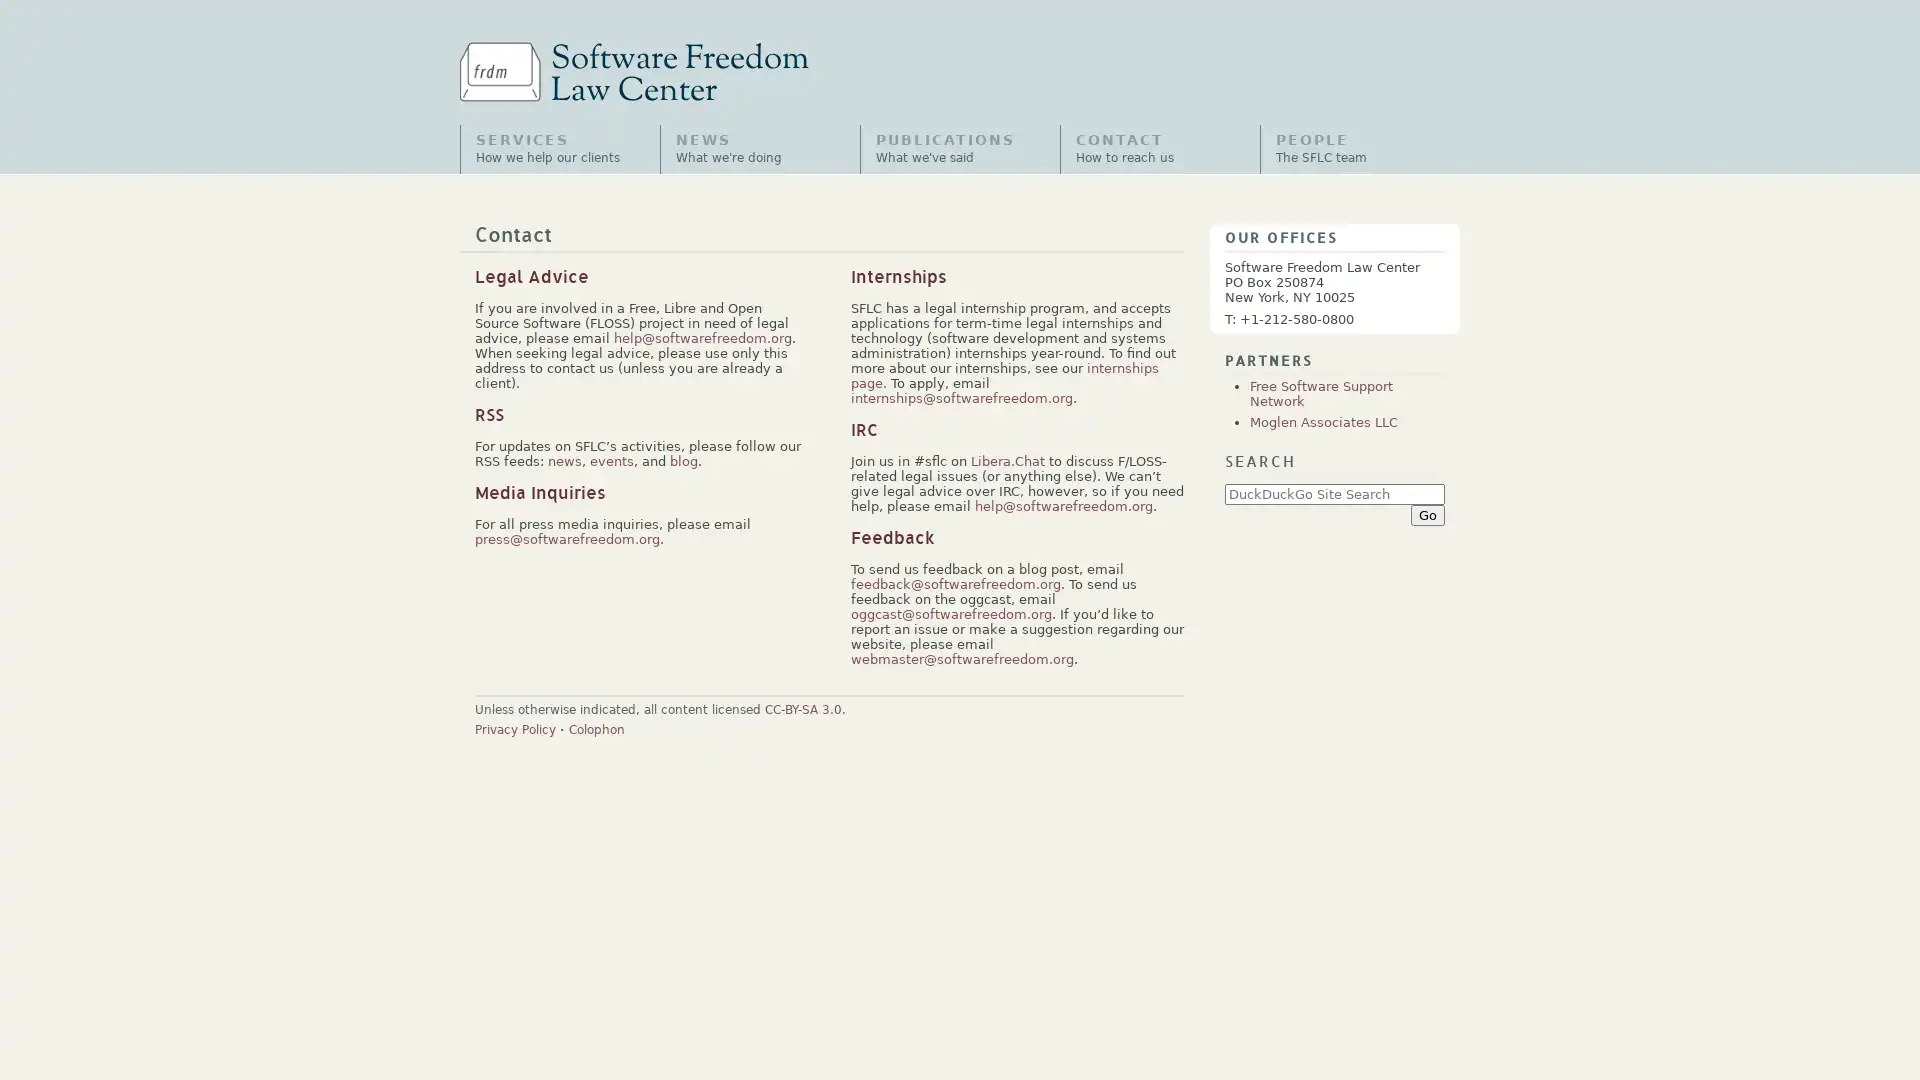  Describe the element at coordinates (1426, 514) in the screenshot. I see `Go` at that location.